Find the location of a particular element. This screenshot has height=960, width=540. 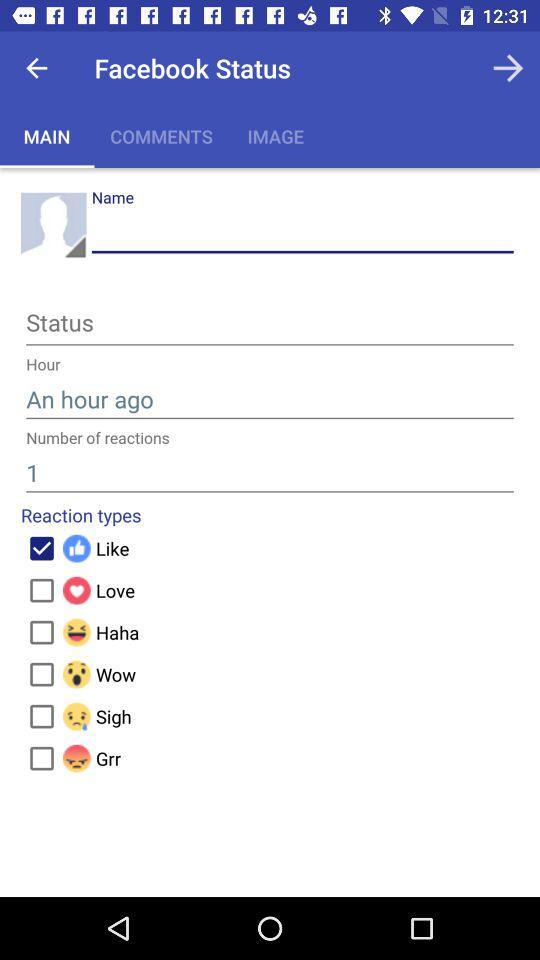

status page is located at coordinates (270, 326).